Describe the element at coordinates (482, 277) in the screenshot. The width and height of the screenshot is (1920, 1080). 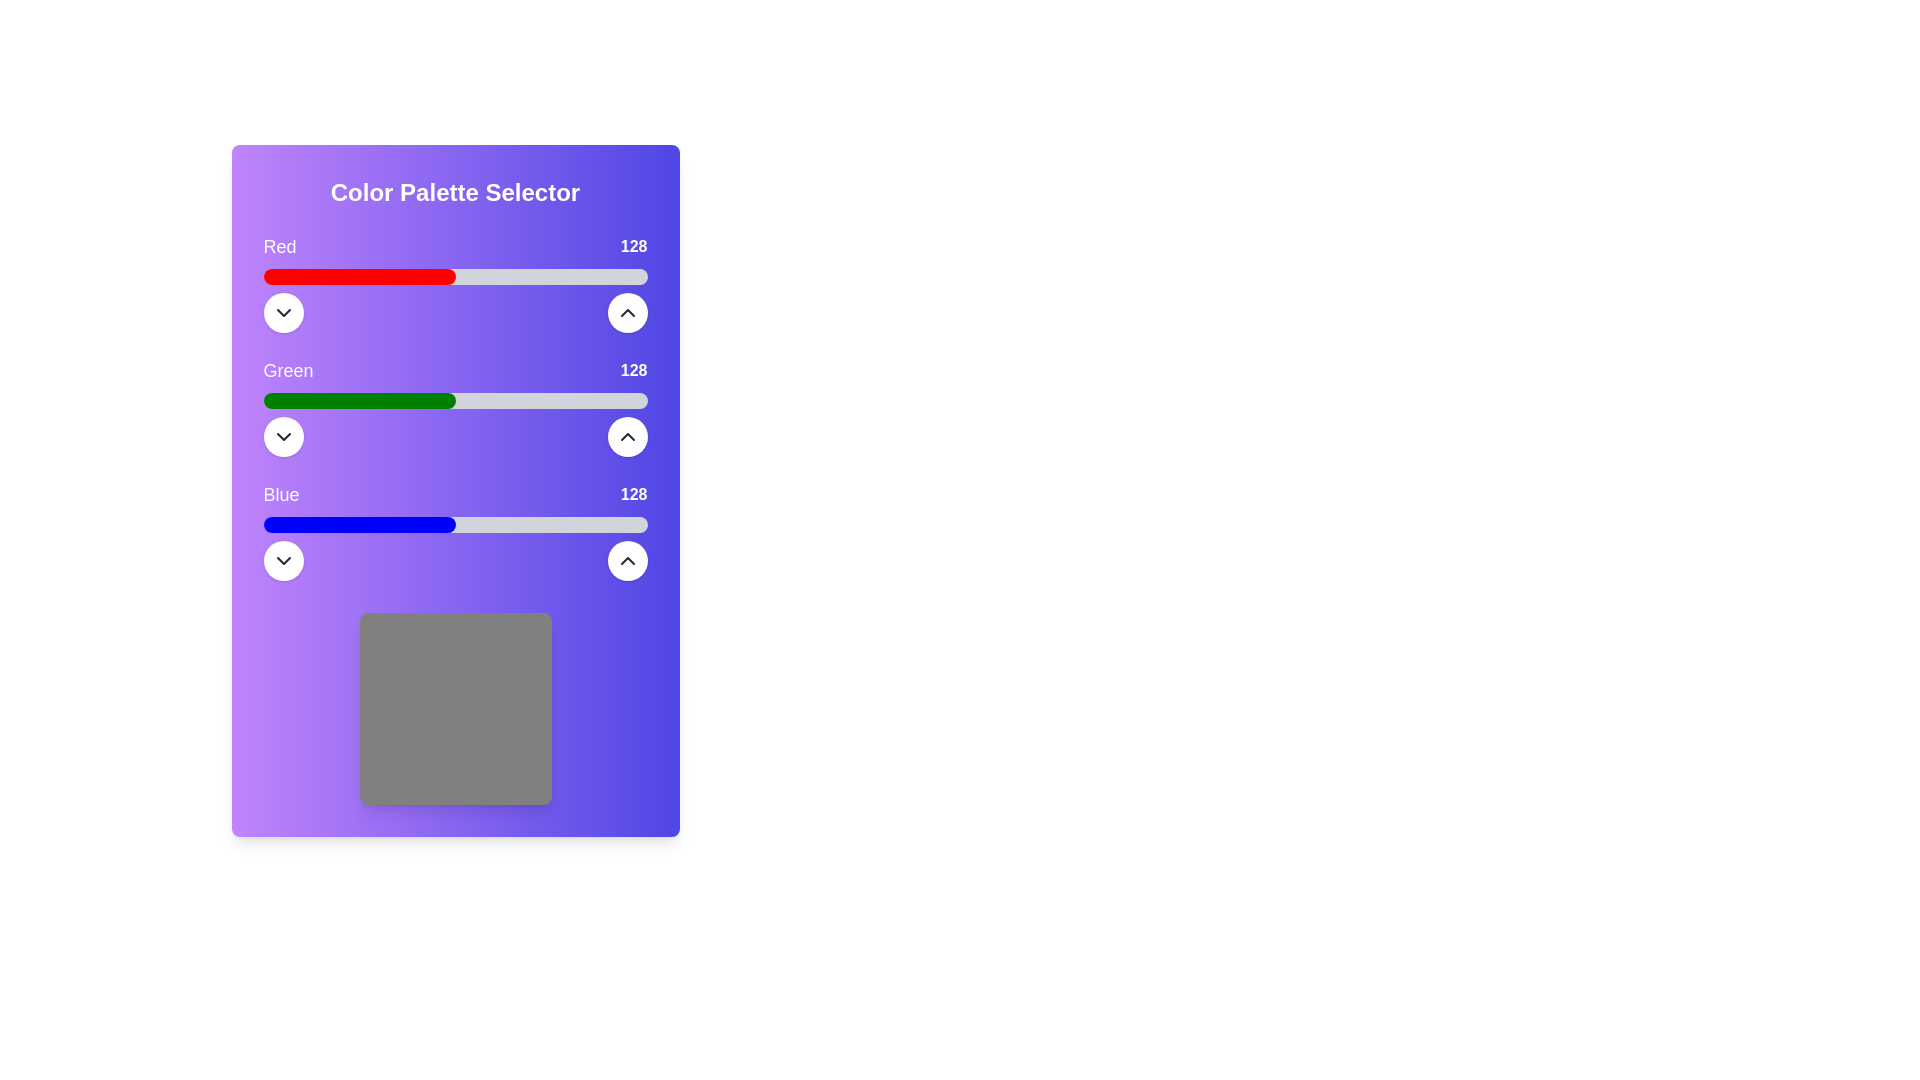
I see `the red intensity` at that location.